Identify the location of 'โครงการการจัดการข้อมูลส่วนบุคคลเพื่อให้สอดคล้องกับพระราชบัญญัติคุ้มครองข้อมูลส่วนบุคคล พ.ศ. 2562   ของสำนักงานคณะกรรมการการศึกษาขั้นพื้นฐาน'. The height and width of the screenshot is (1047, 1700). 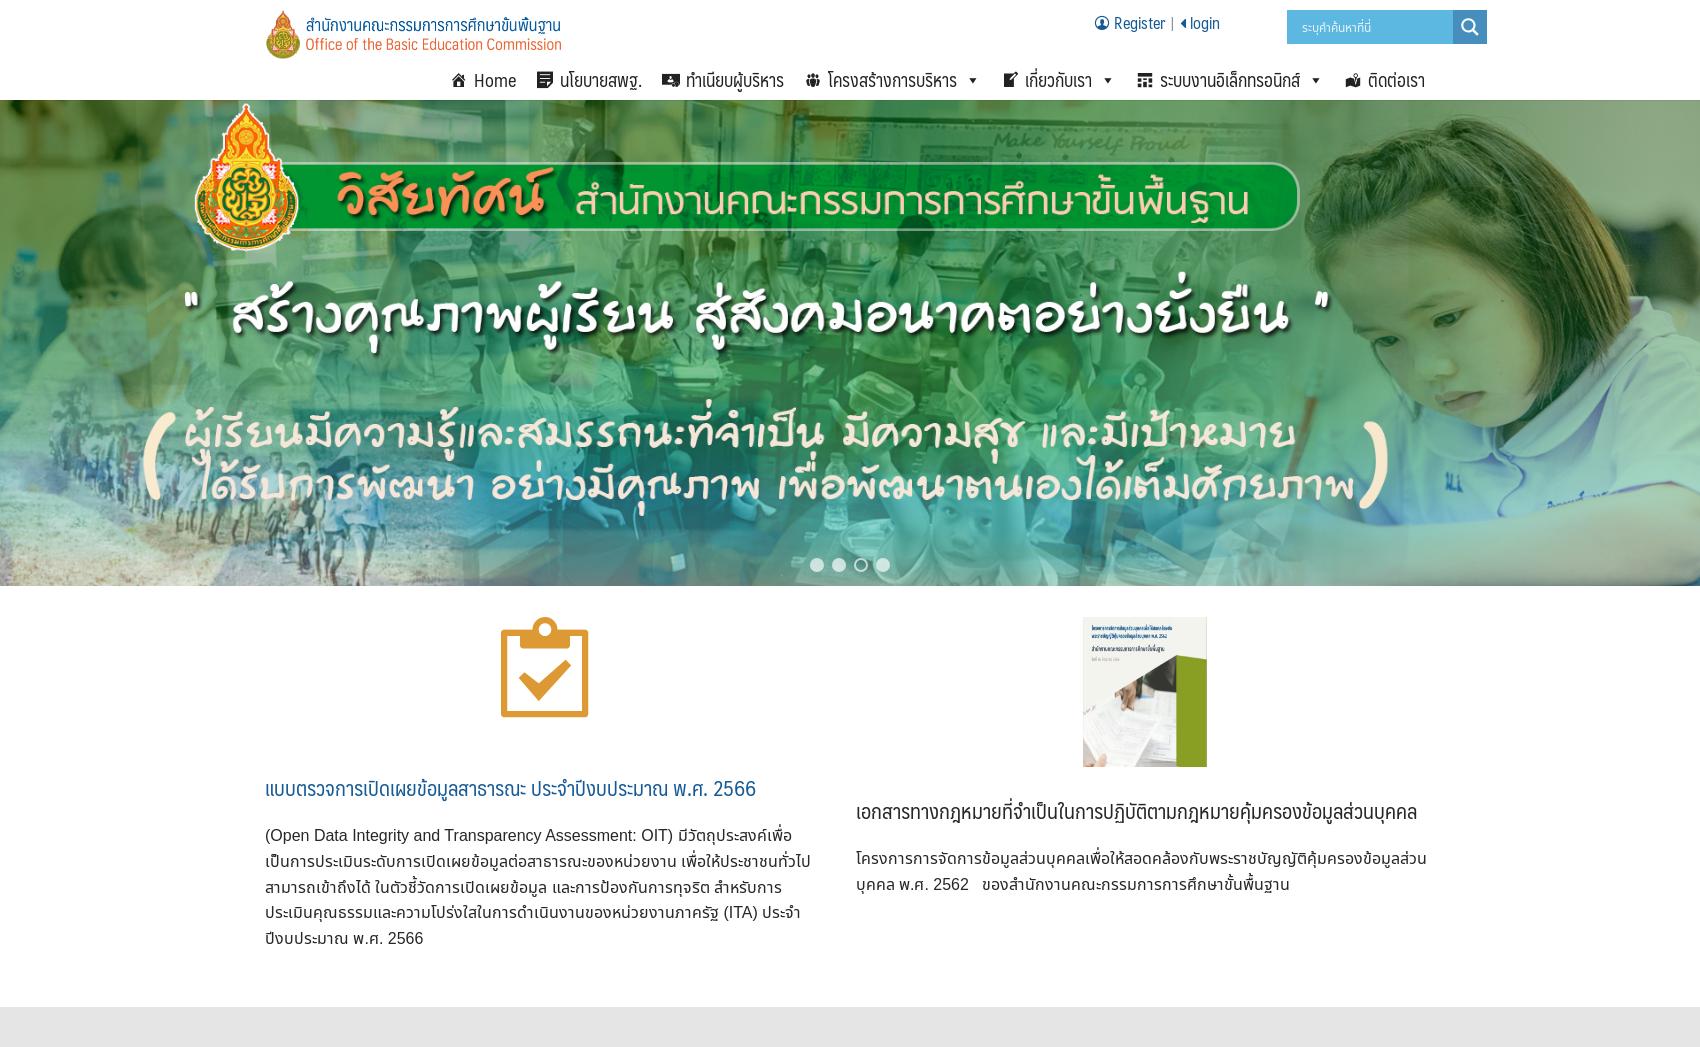
(1140, 869).